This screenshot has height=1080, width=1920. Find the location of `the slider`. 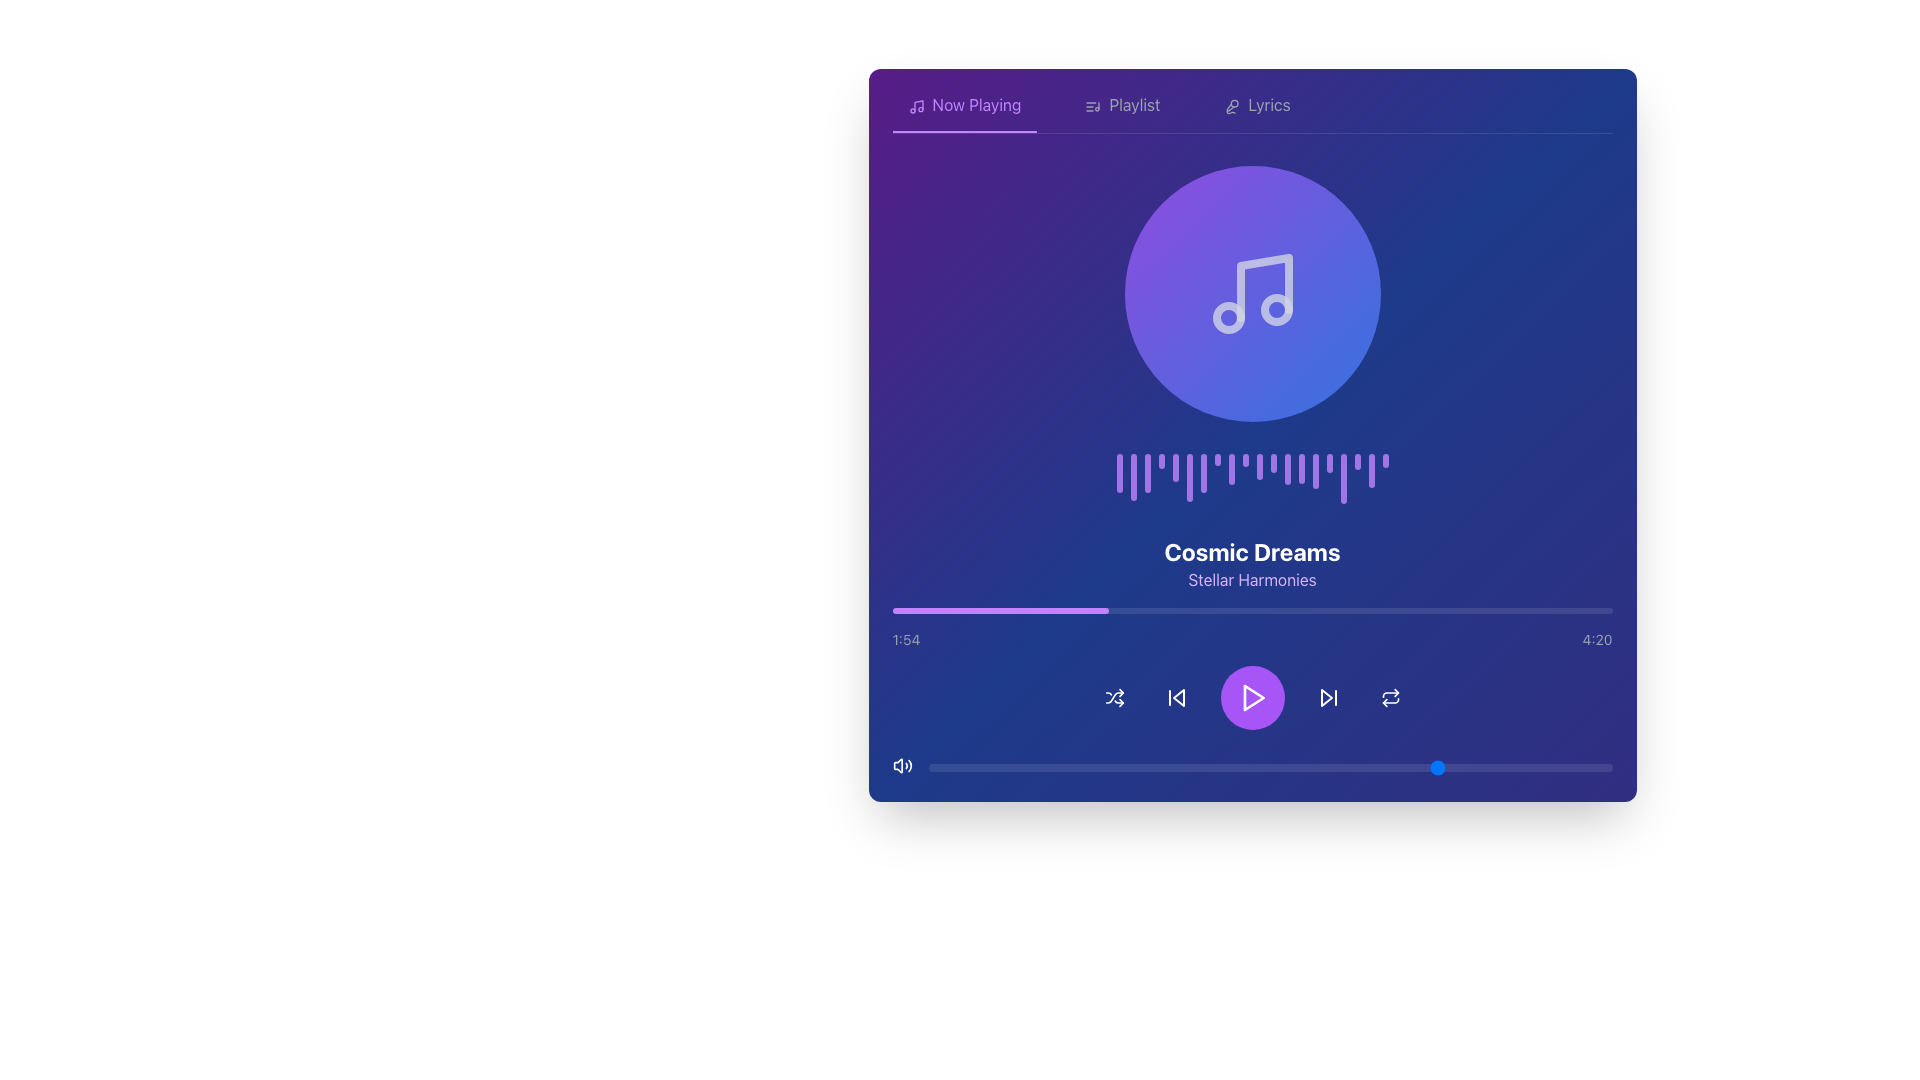

the slider is located at coordinates (1605, 766).